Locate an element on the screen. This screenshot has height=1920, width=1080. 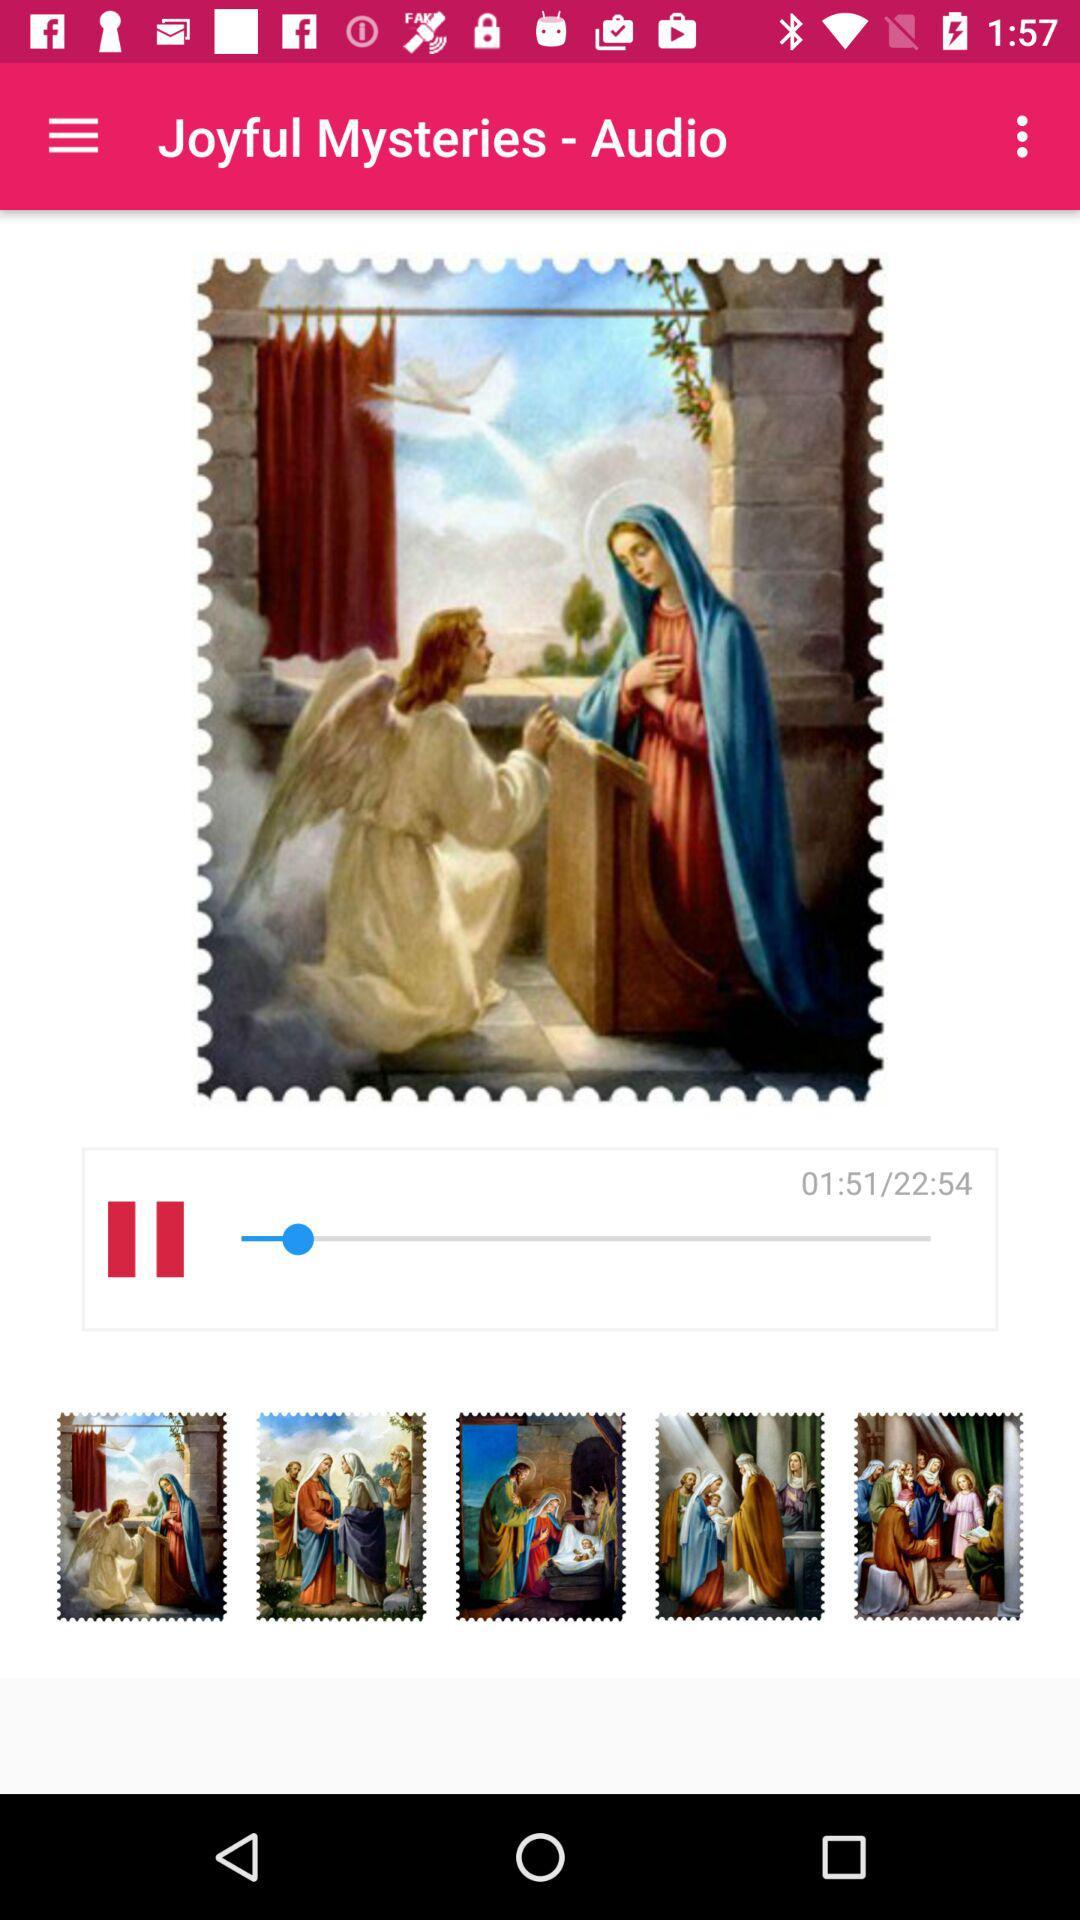
icon above 01 52 22 item is located at coordinates (1027, 135).